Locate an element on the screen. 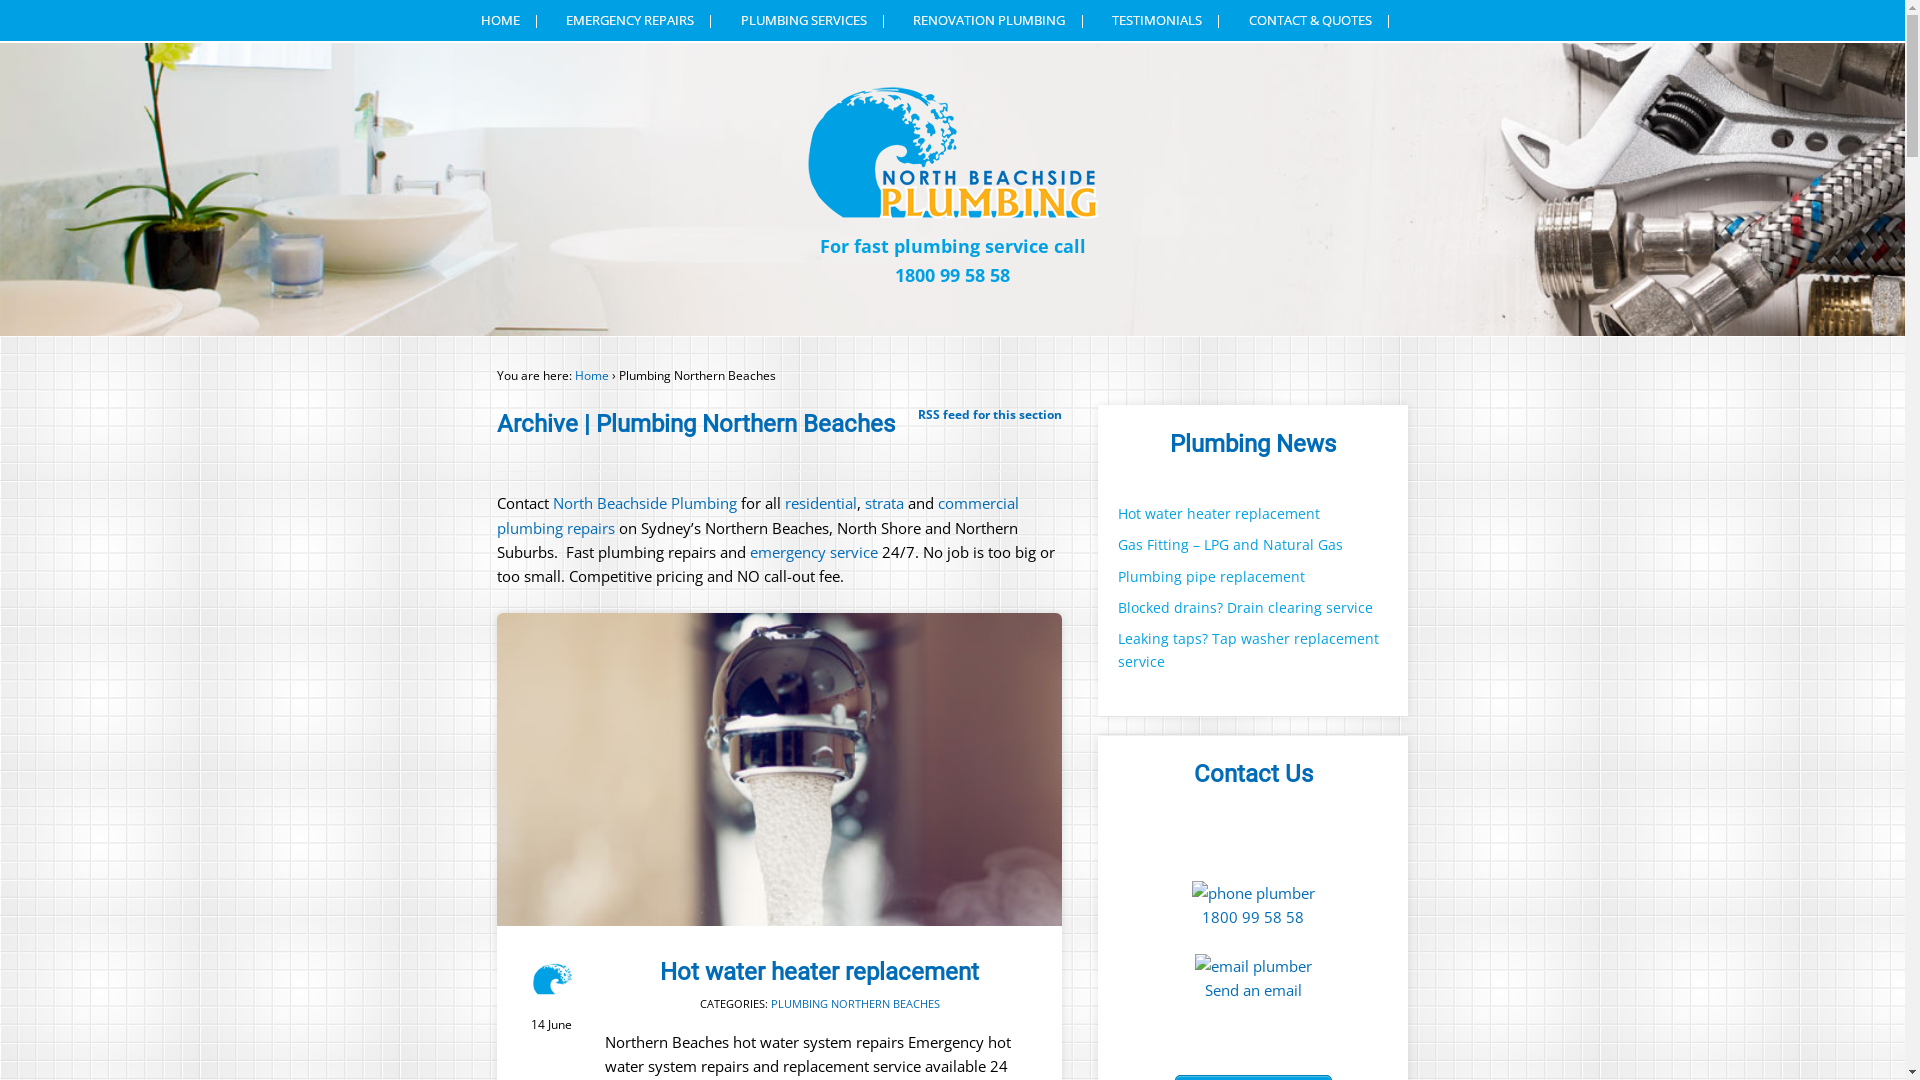 Image resolution: width=1920 pixels, height=1080 pixels. 'Blocked drains? Drain clearing service' is located at coordinates (1117, 606).